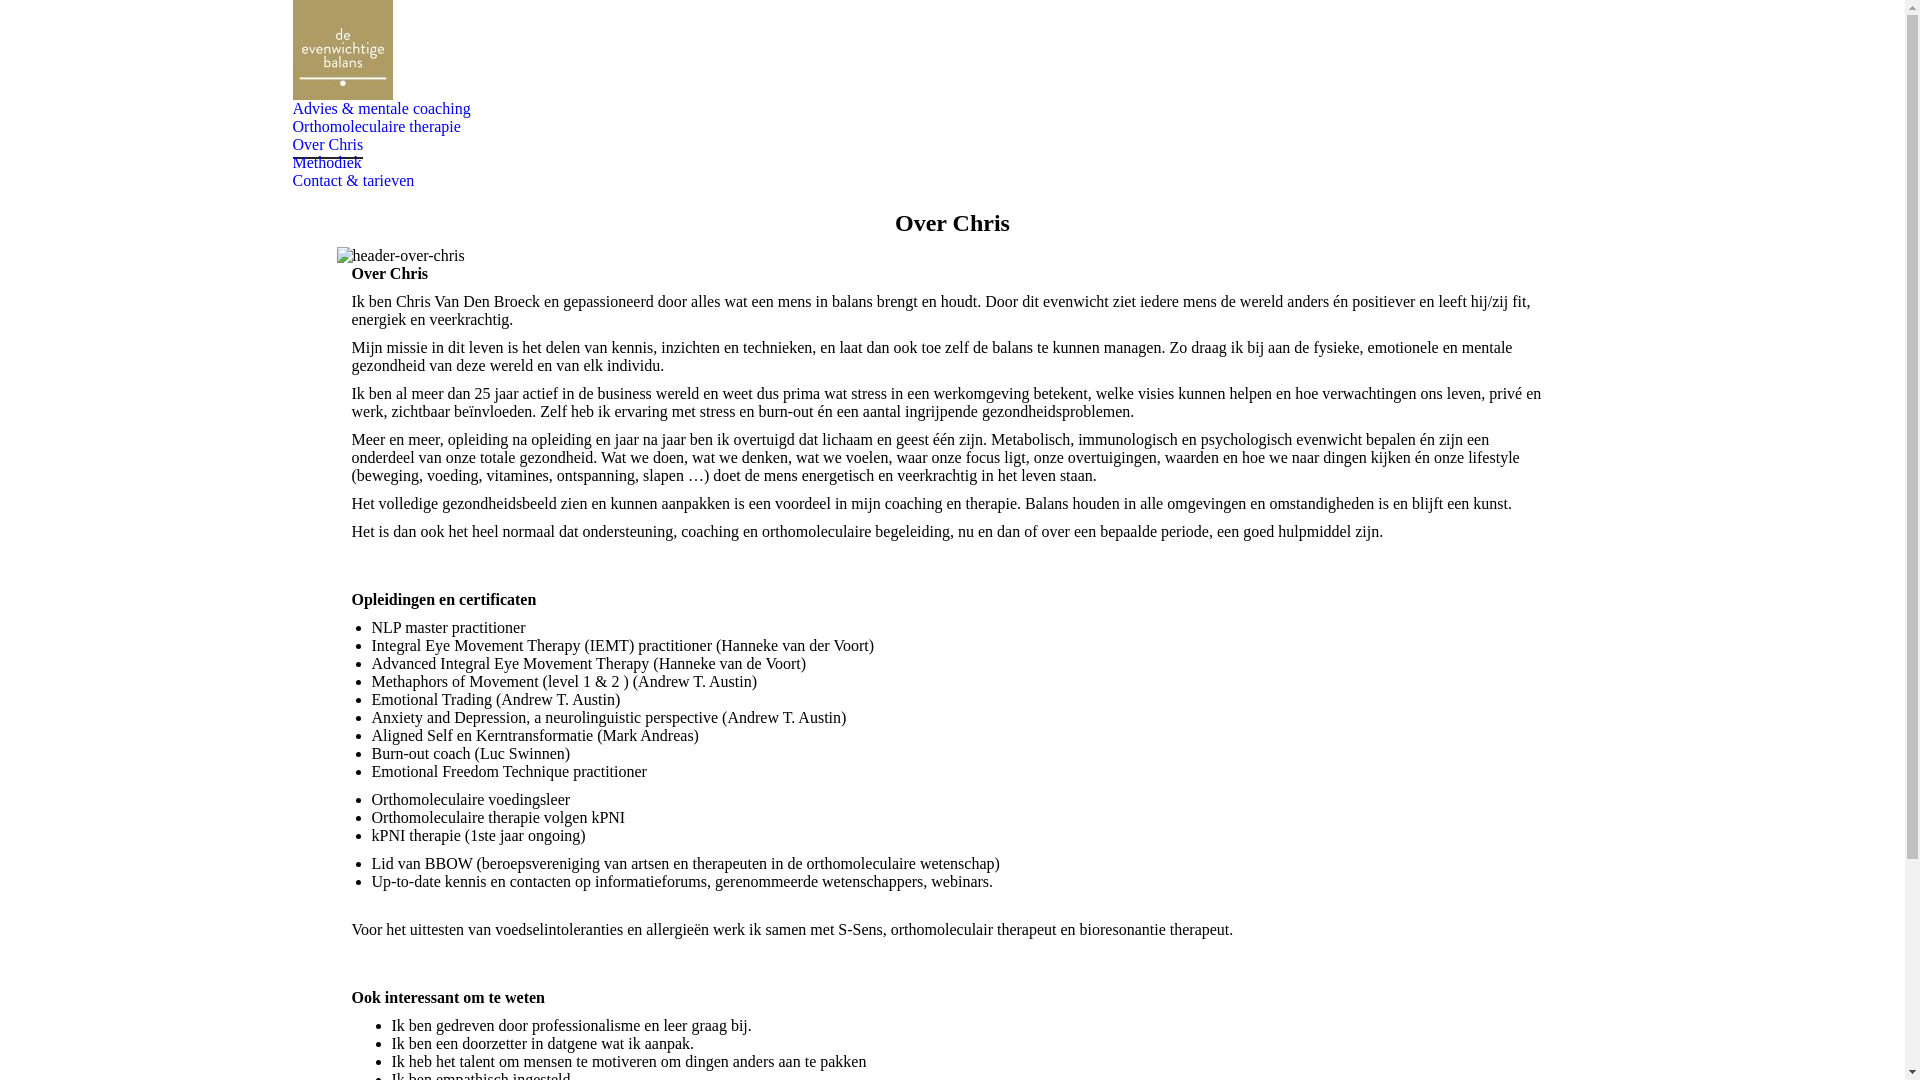  I want to click on 'Advies & mentale coaching', so click(380, 108).